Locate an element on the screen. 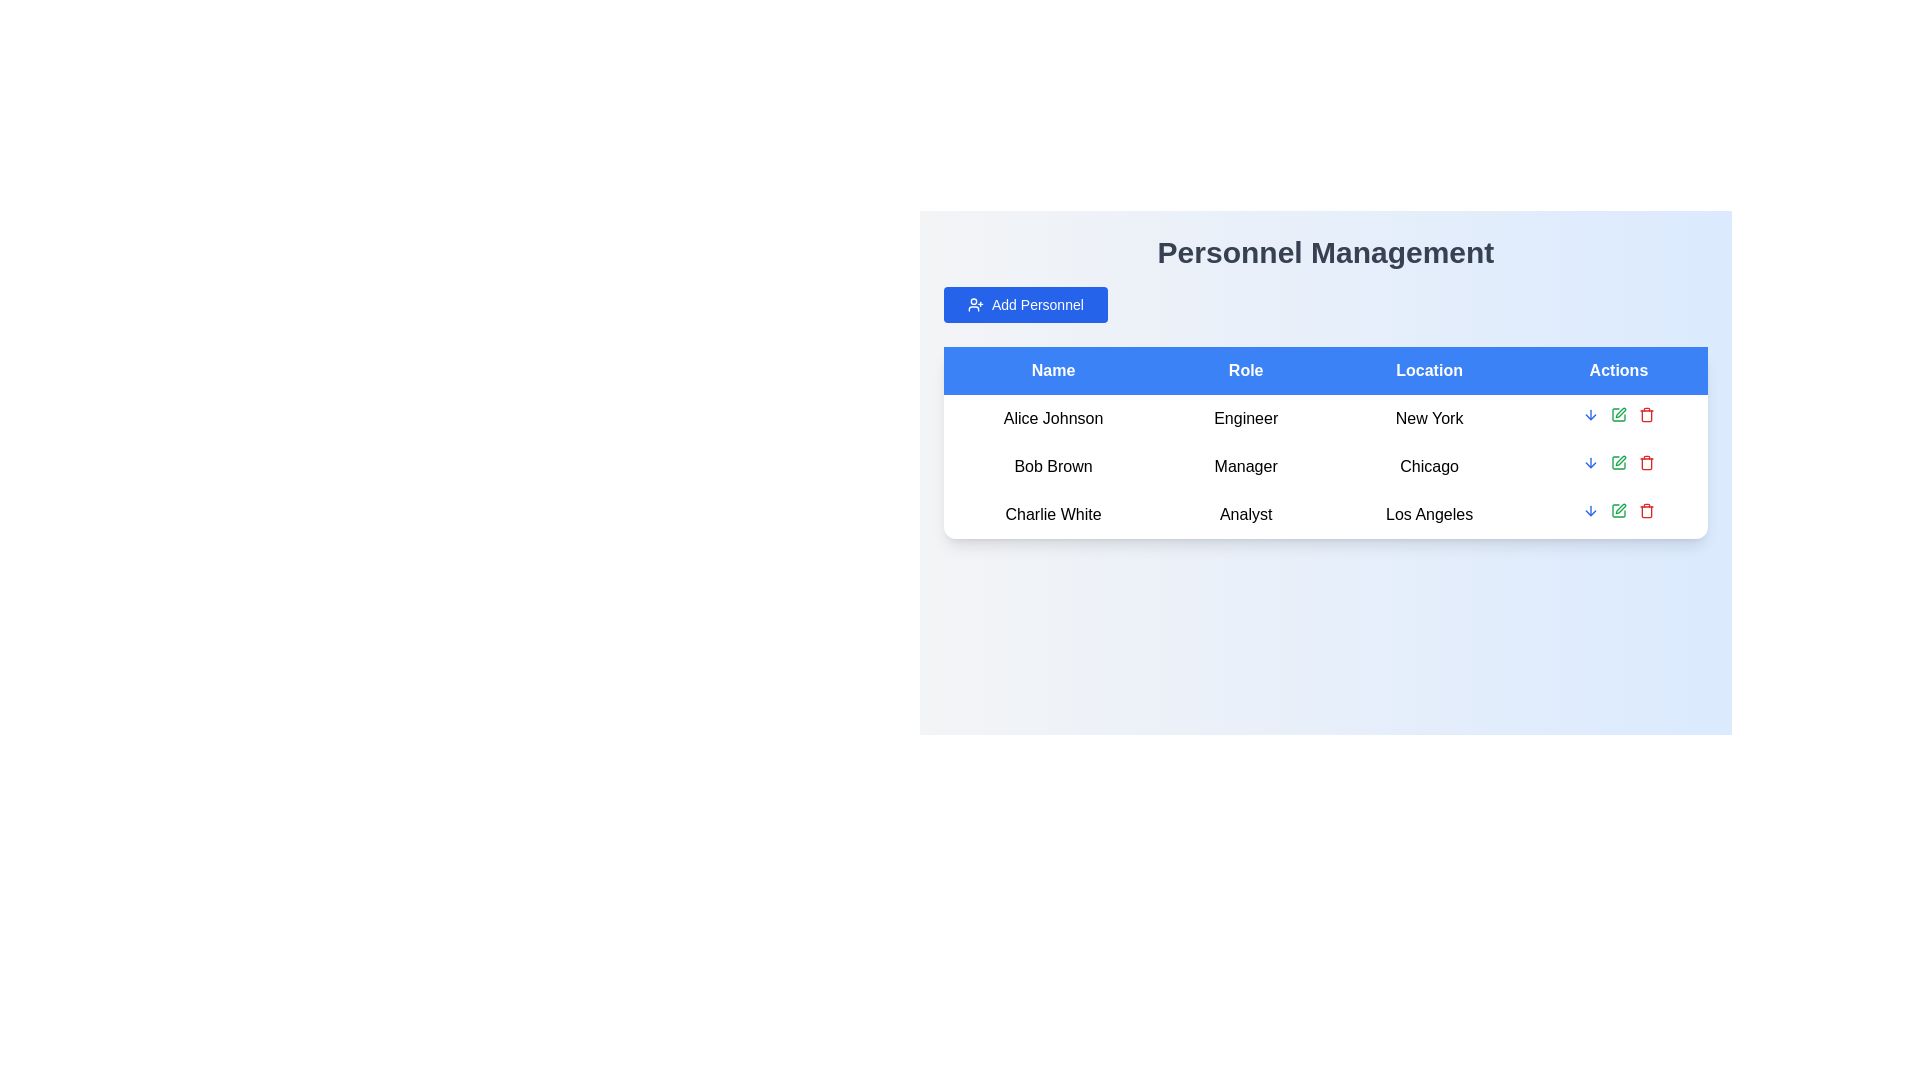  the green pen icon button located in the second row of the 'Actions' column in the table to initiate edit mode is located at coordinates (1618, 462).